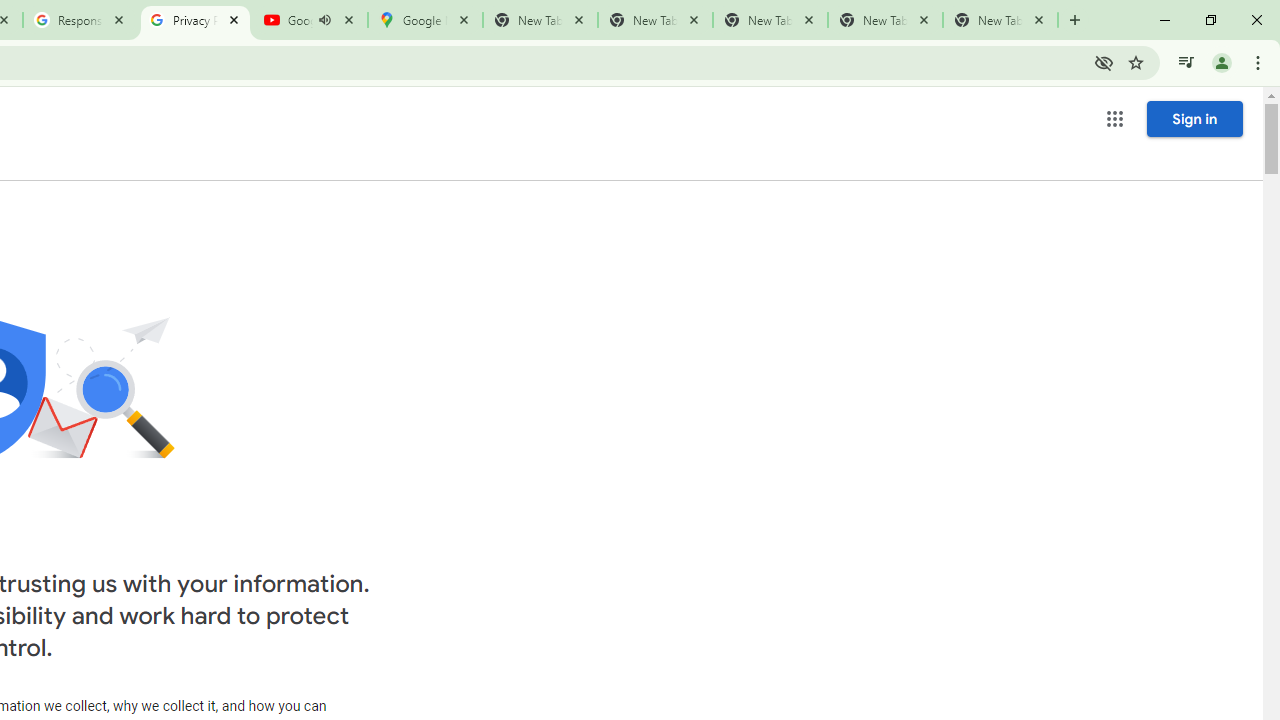  I want to click on 'Sign in', so click(1194, 118).